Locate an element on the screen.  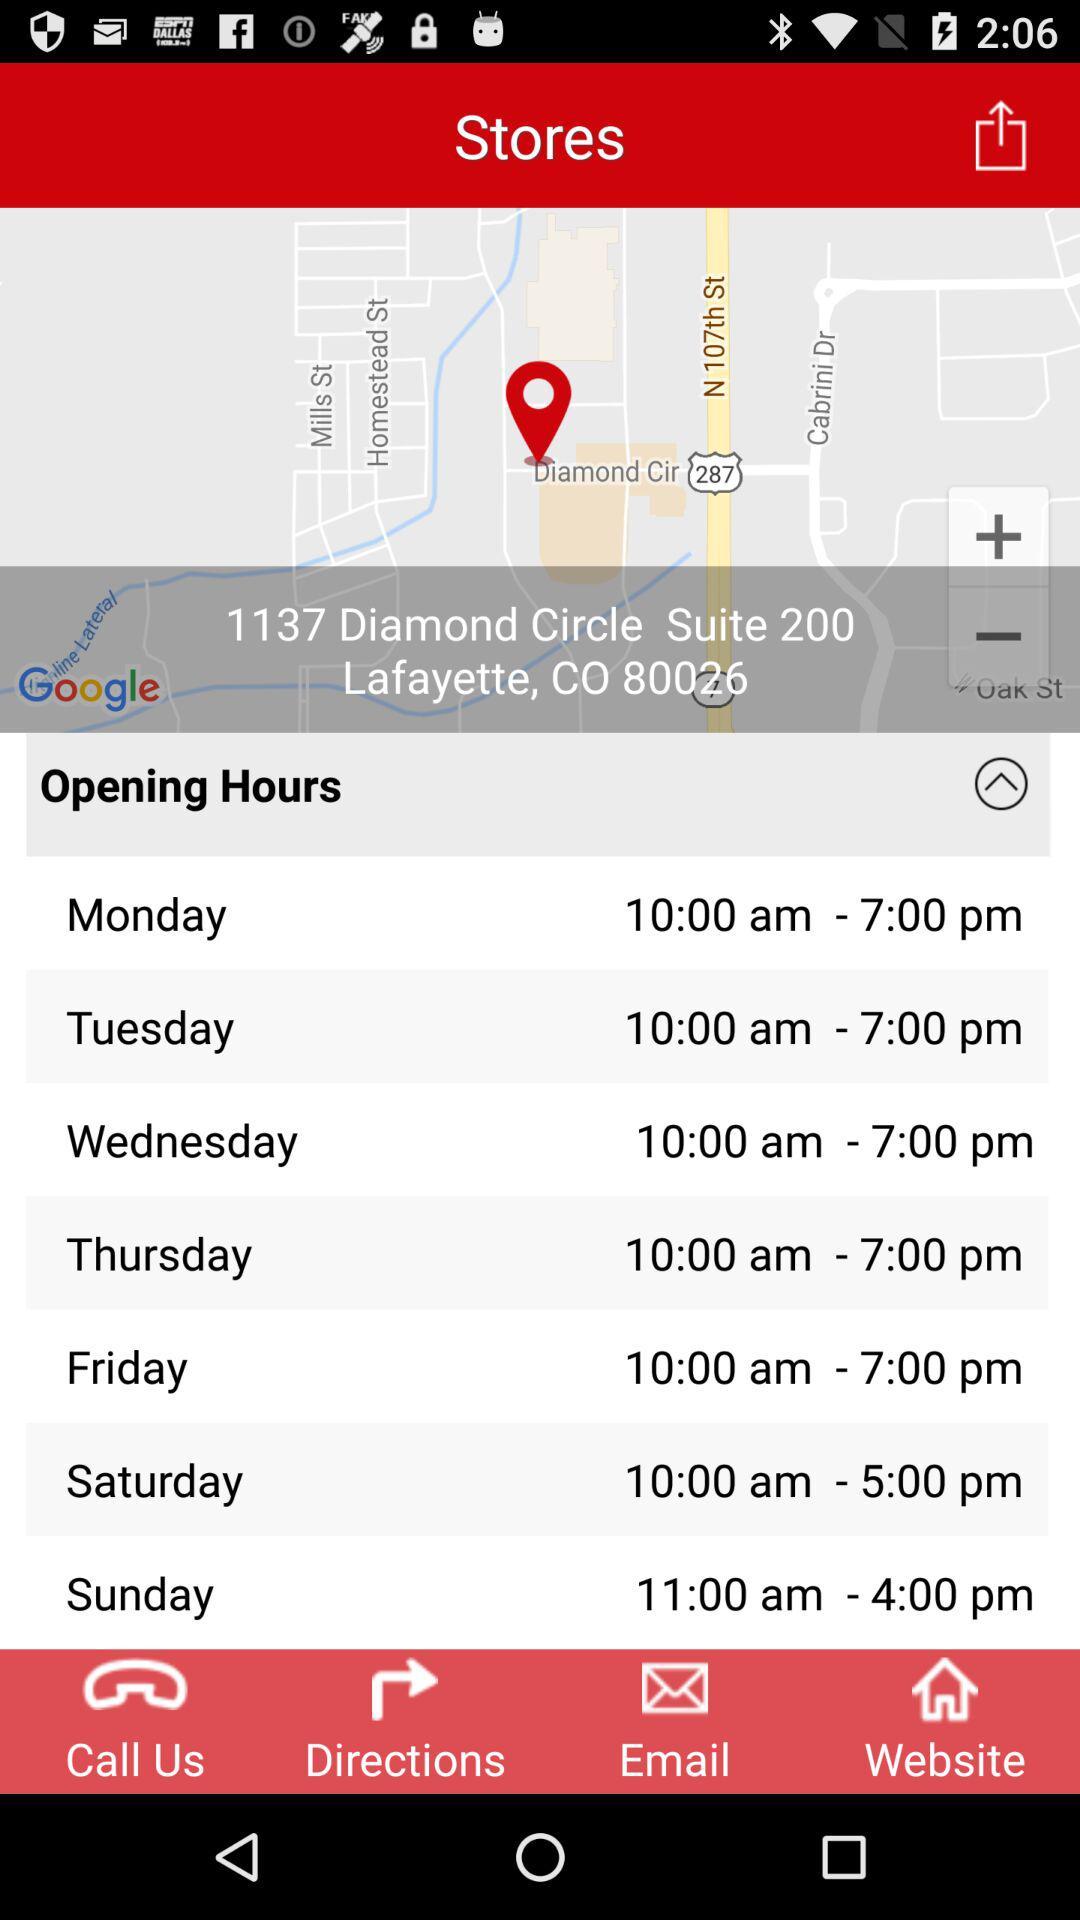
the call us icon is located at coordinates (135, 1720).